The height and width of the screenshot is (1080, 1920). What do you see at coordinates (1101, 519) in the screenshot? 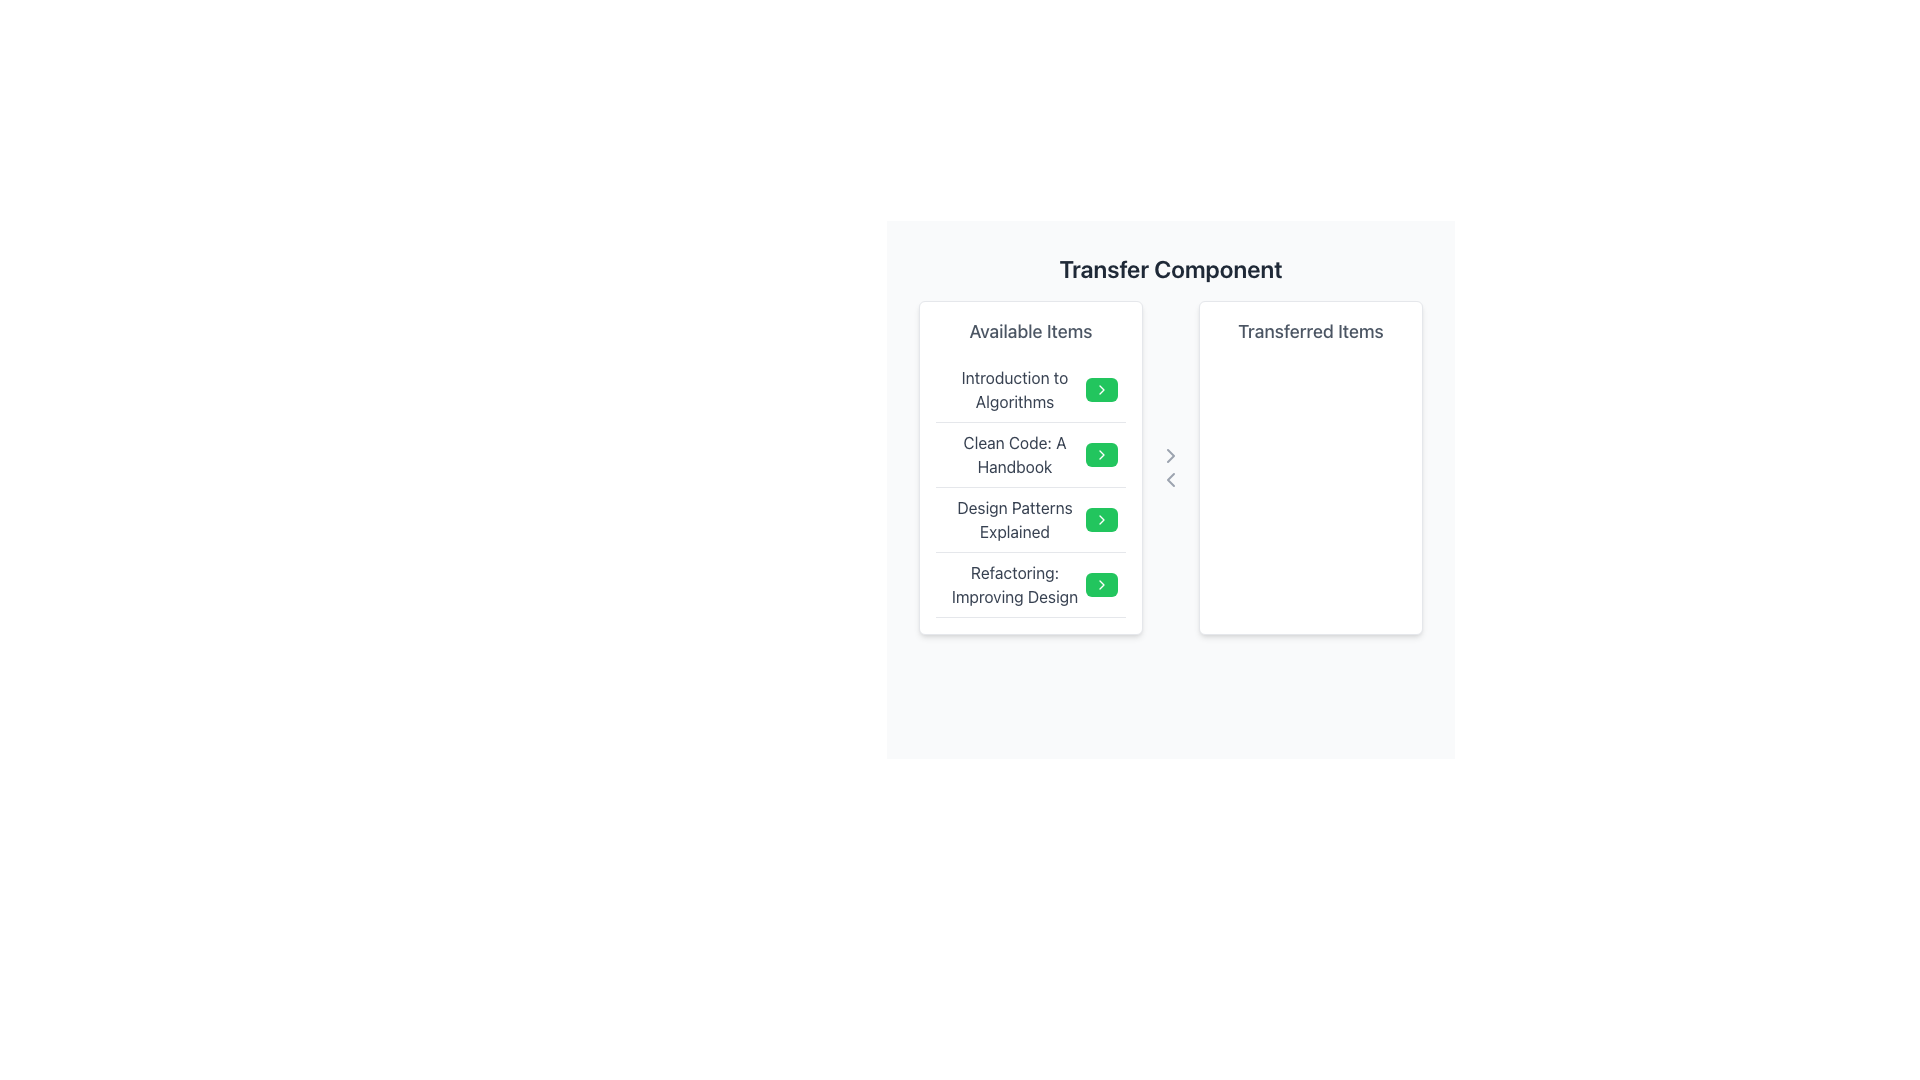
I see `the small rectangular button with a green background and a right-pointing chevron icon, located to the immediate right of the text 'Design Patterns Explained' in the 'Available Items' section` at bounding box center [1101, 519].